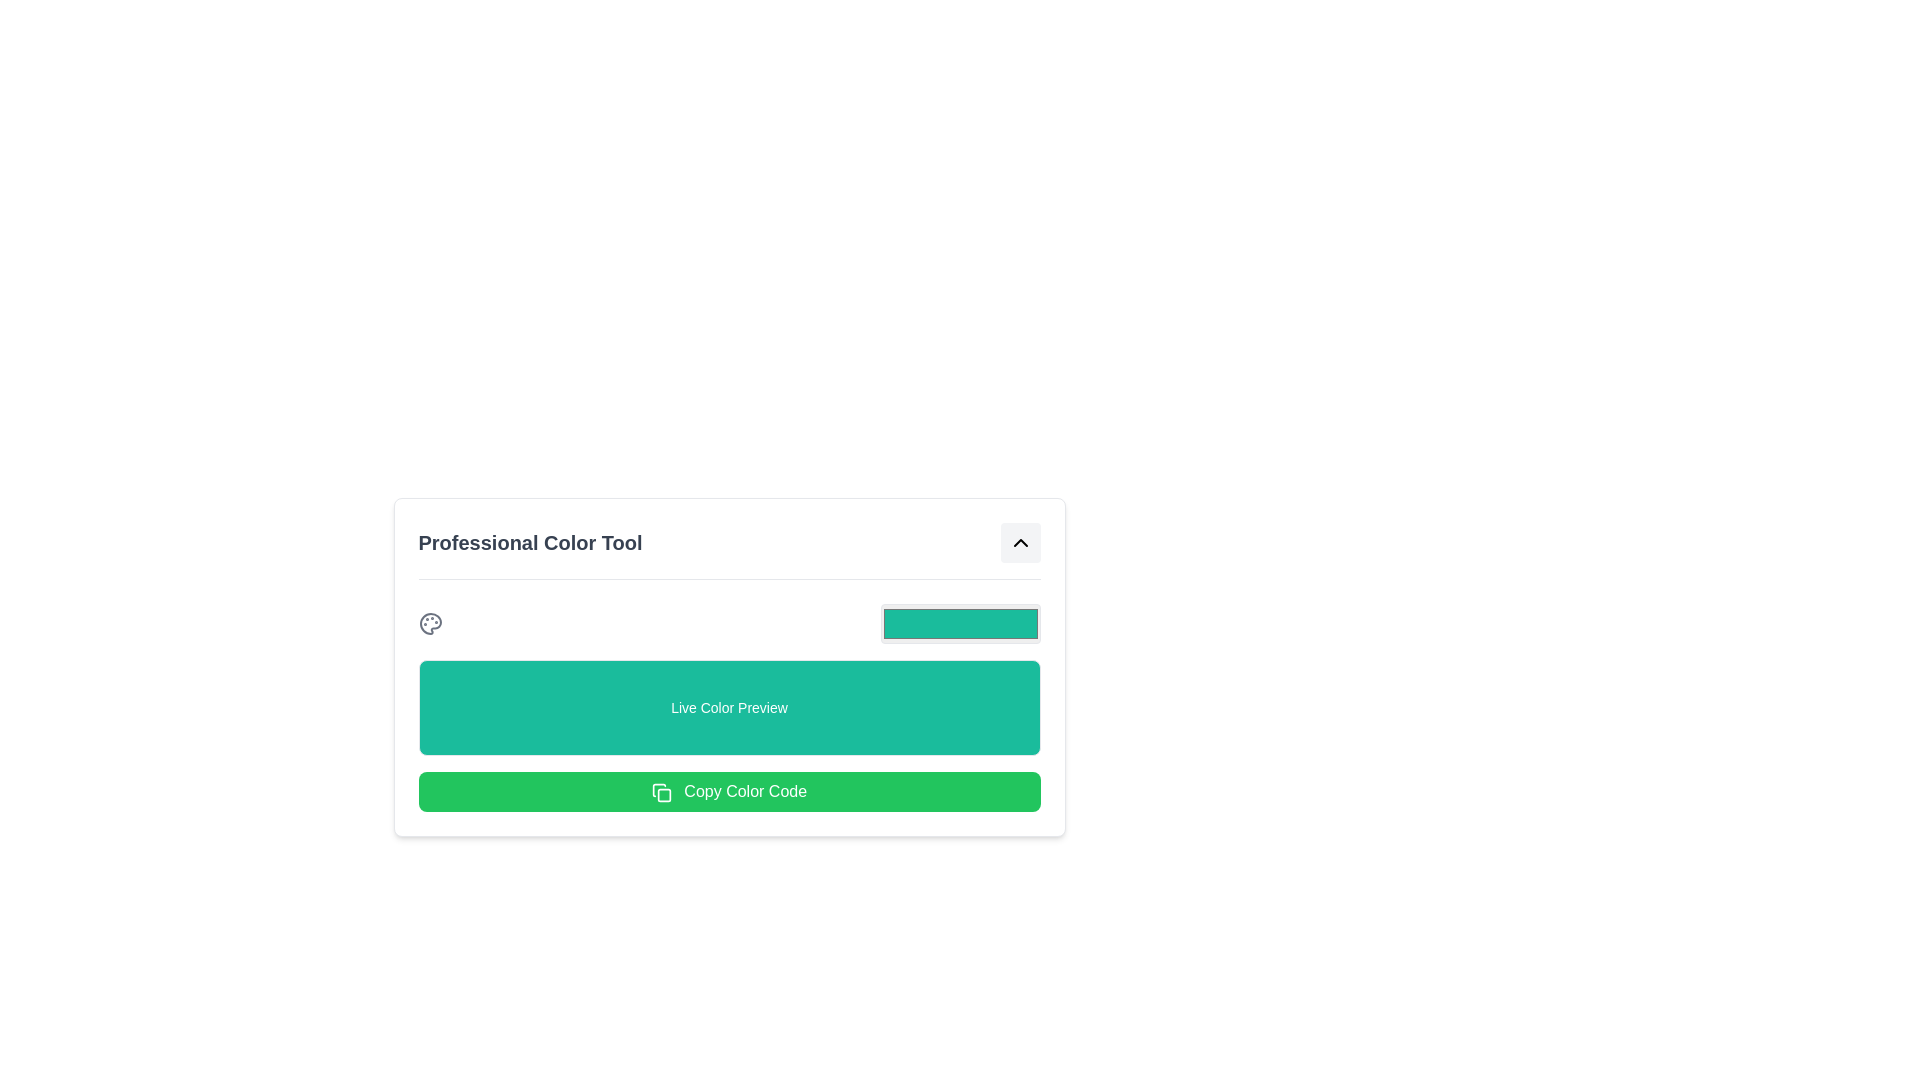  Describe the element at coordinates (728, 707) in the screenshot. I see `the color preview displayed in the central Display Panel of the 'Professional Color Tool' located beneath the header and above the 'Copy Color Code' button` at that location.